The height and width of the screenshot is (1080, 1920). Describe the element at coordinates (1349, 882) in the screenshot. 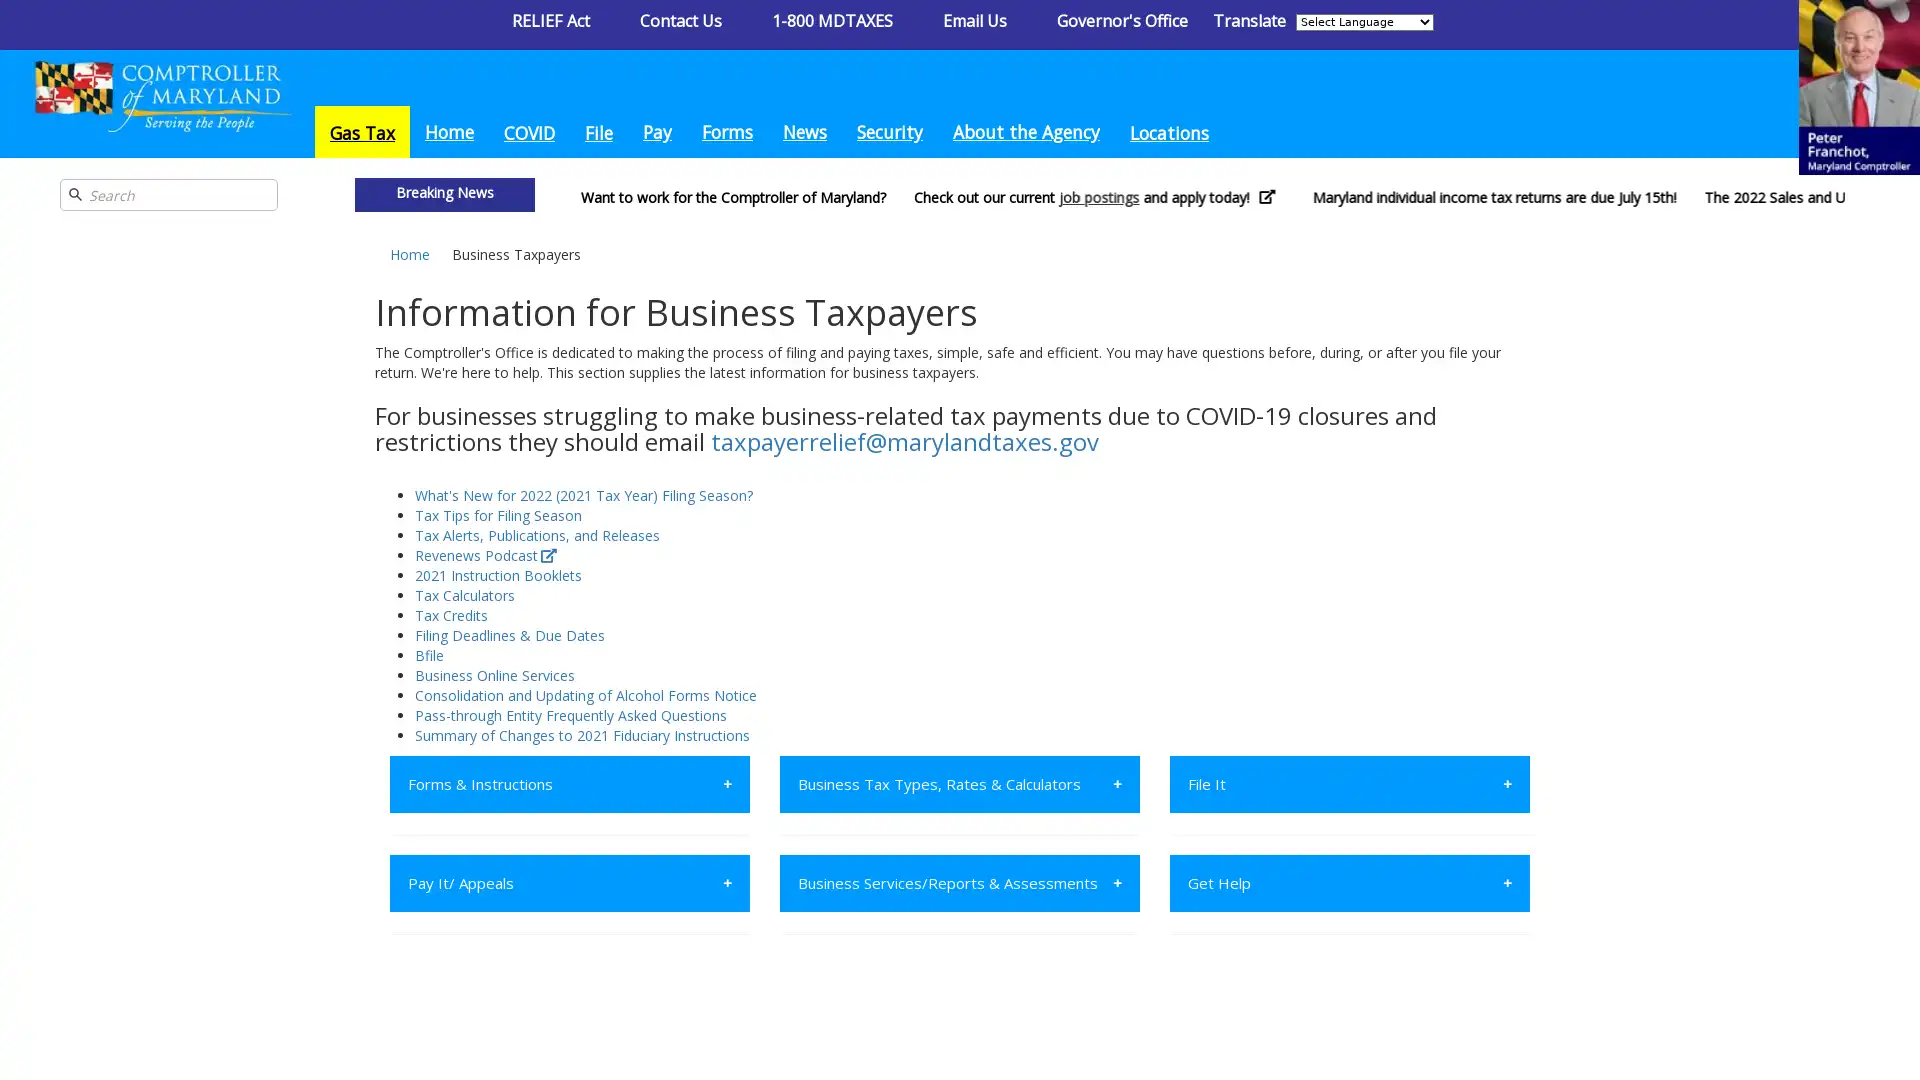

I see `Get Help +` at that location.